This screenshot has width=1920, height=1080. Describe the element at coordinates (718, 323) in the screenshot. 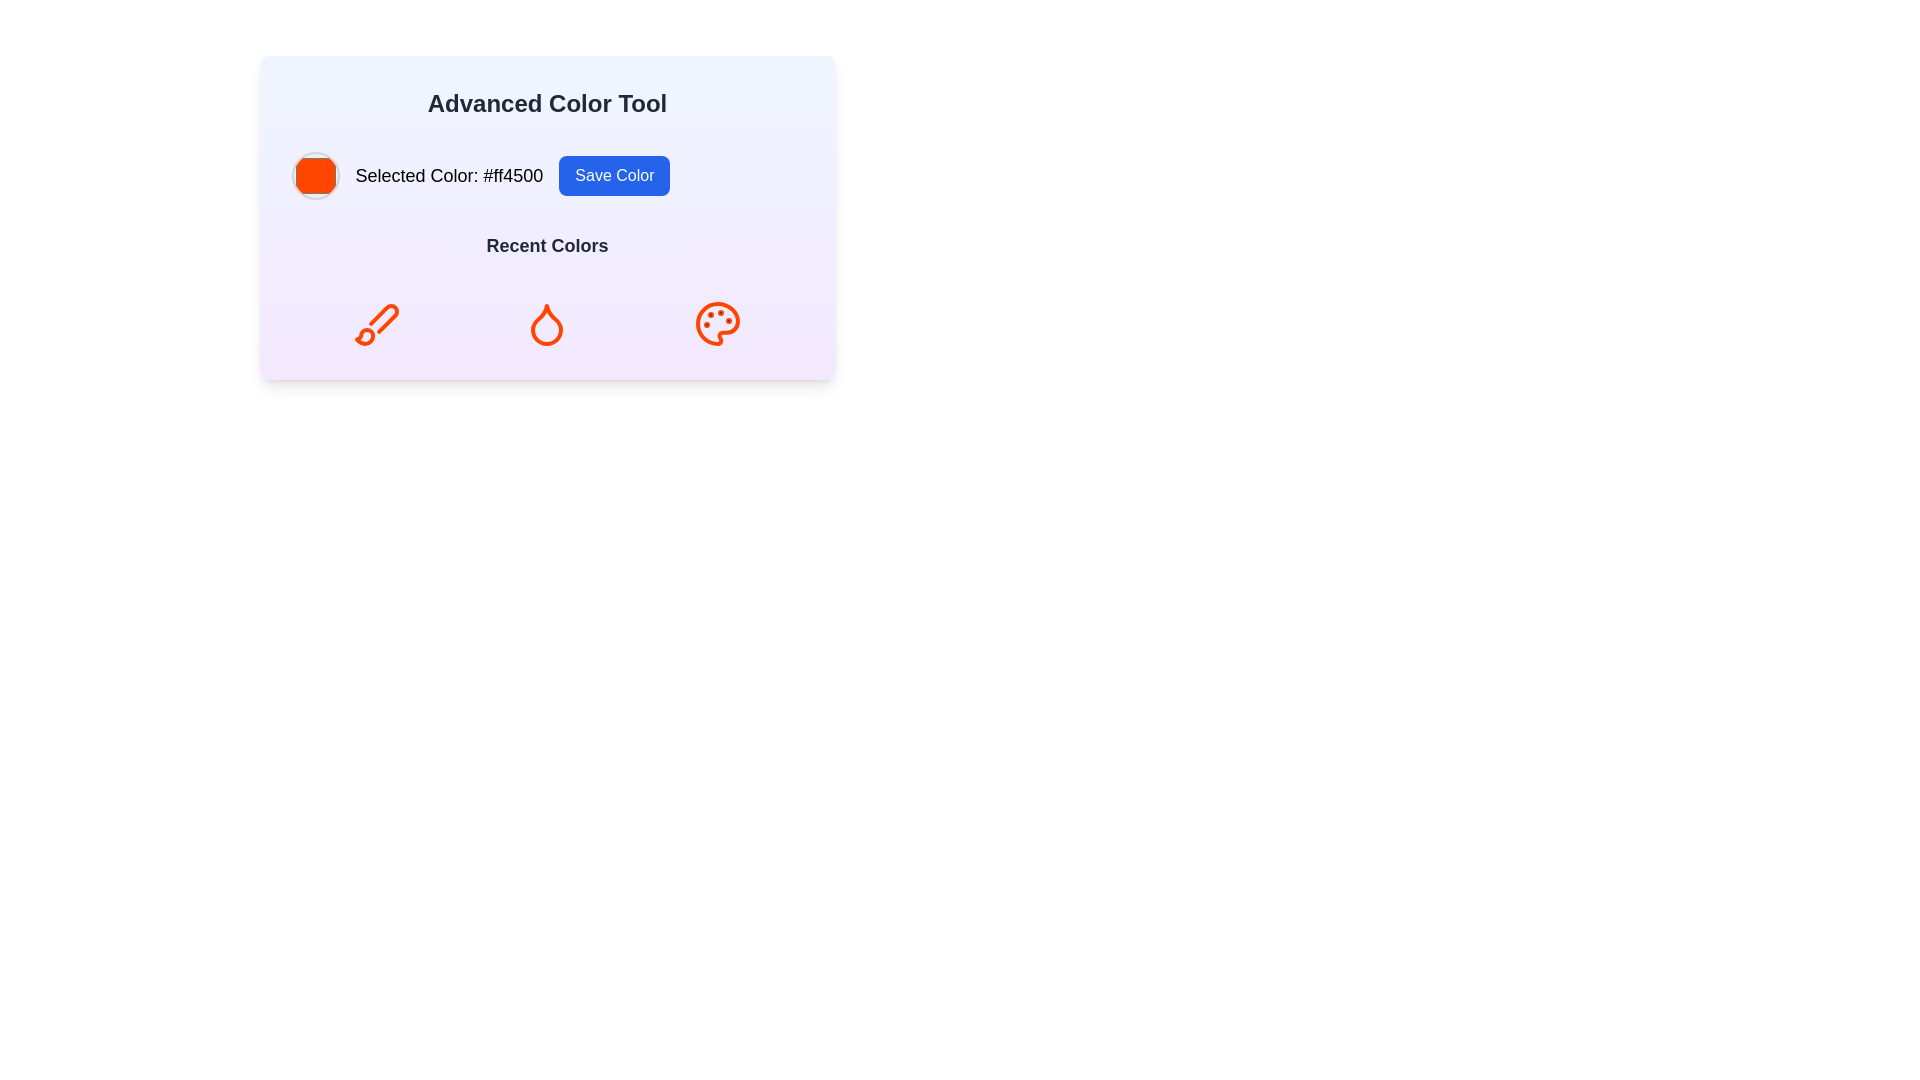

I see `the painter's palette icon, which is the third icon from the left in a horizontal line of color-related actions` at that location.